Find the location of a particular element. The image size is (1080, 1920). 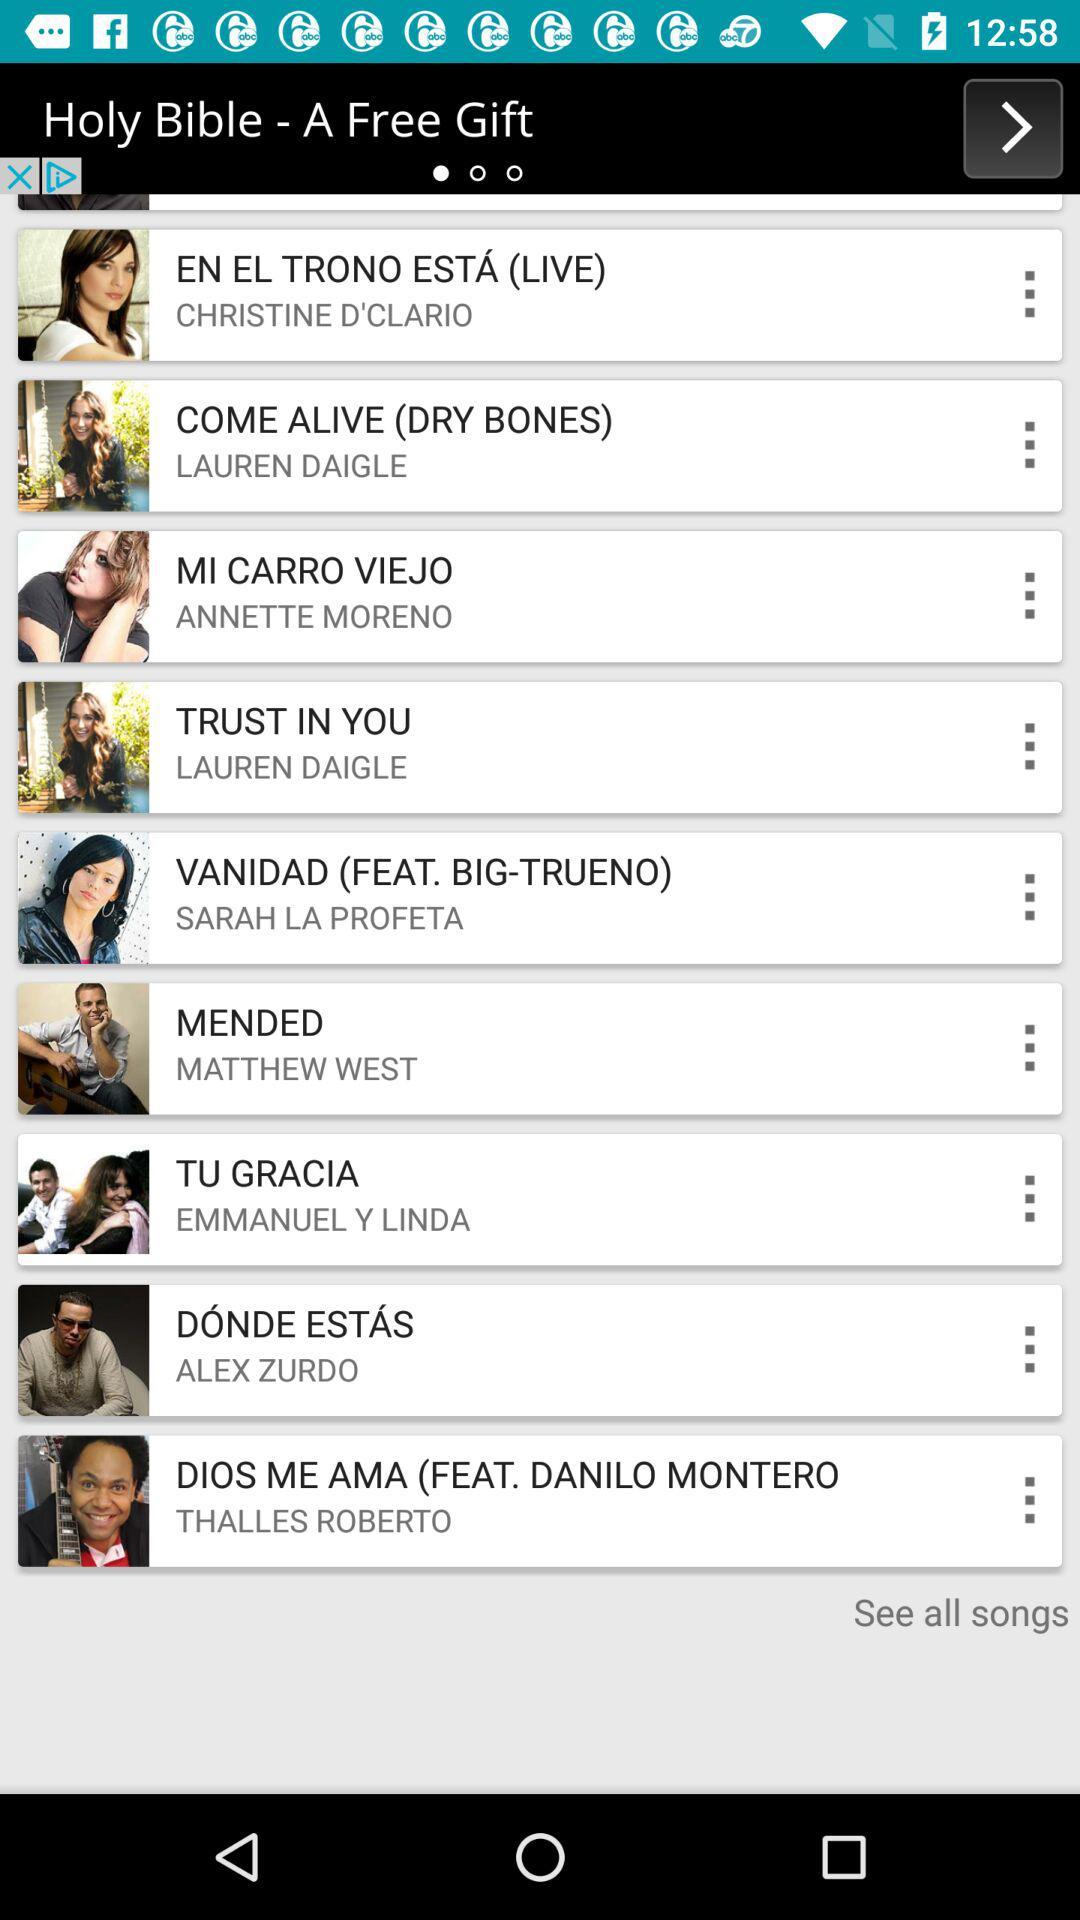

the third image from top is located at coordinates (82, 595).